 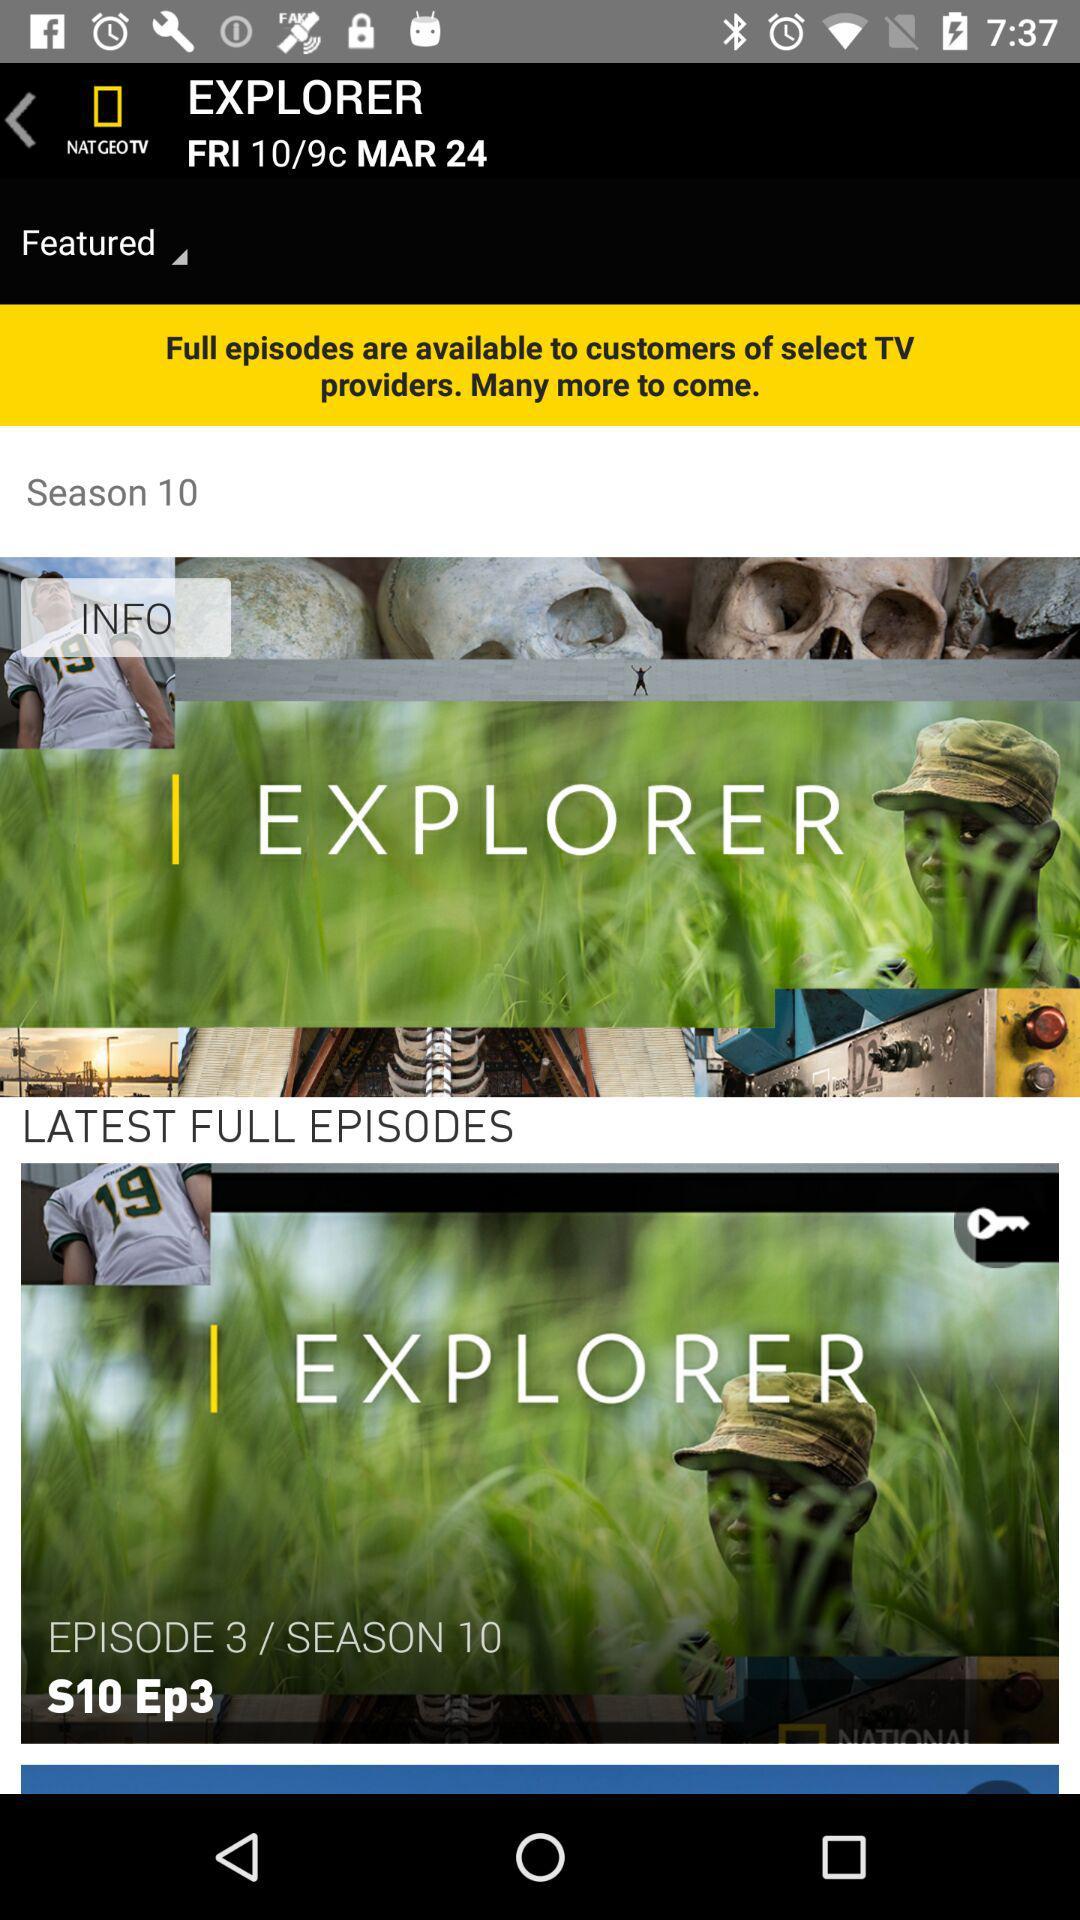 I want to click on the item to the left of explorer, so click(x=108, y=119).